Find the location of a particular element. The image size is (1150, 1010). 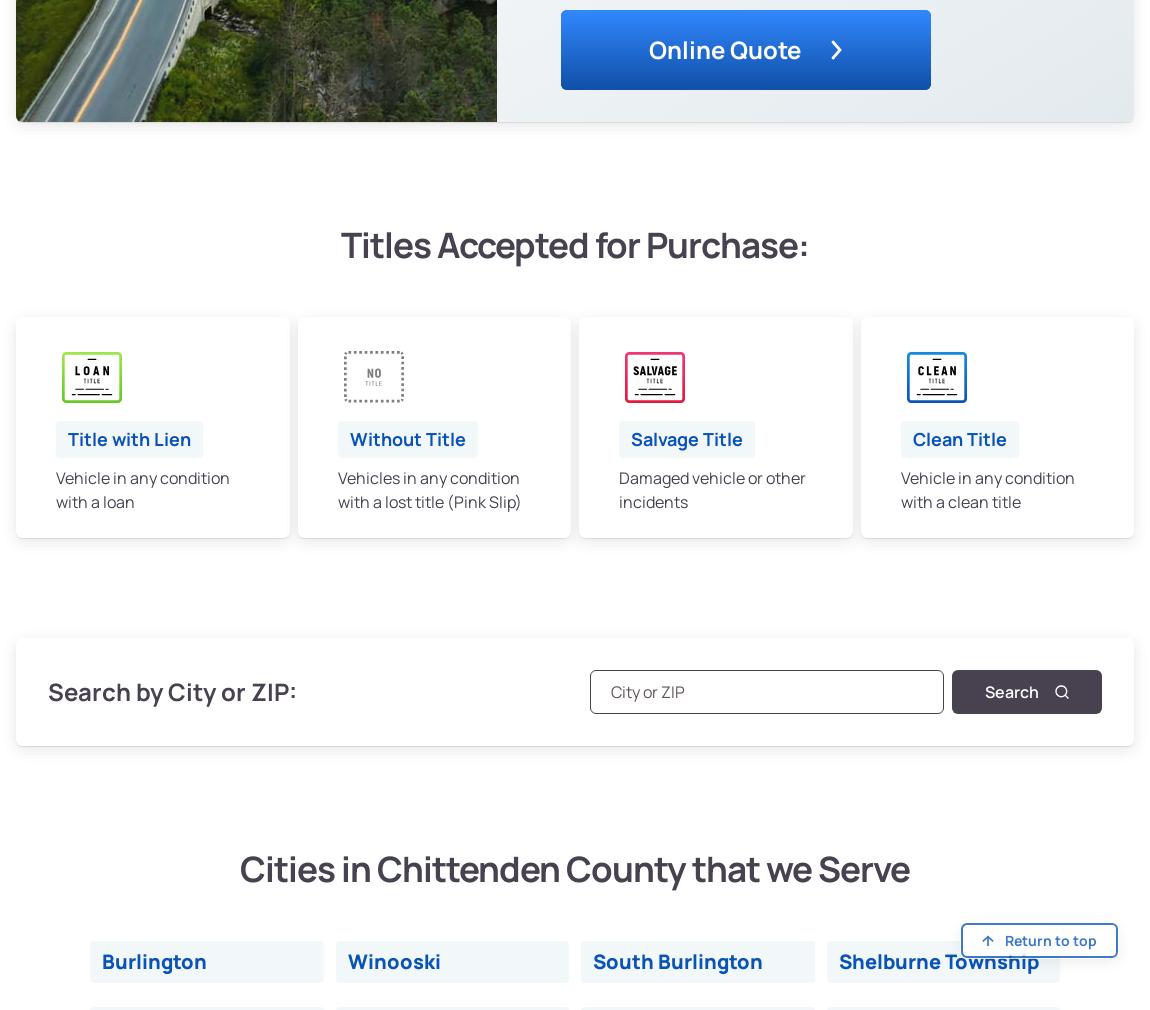

'Cities in Chittenden County that we Serve' is located at coordinates (575, 867).